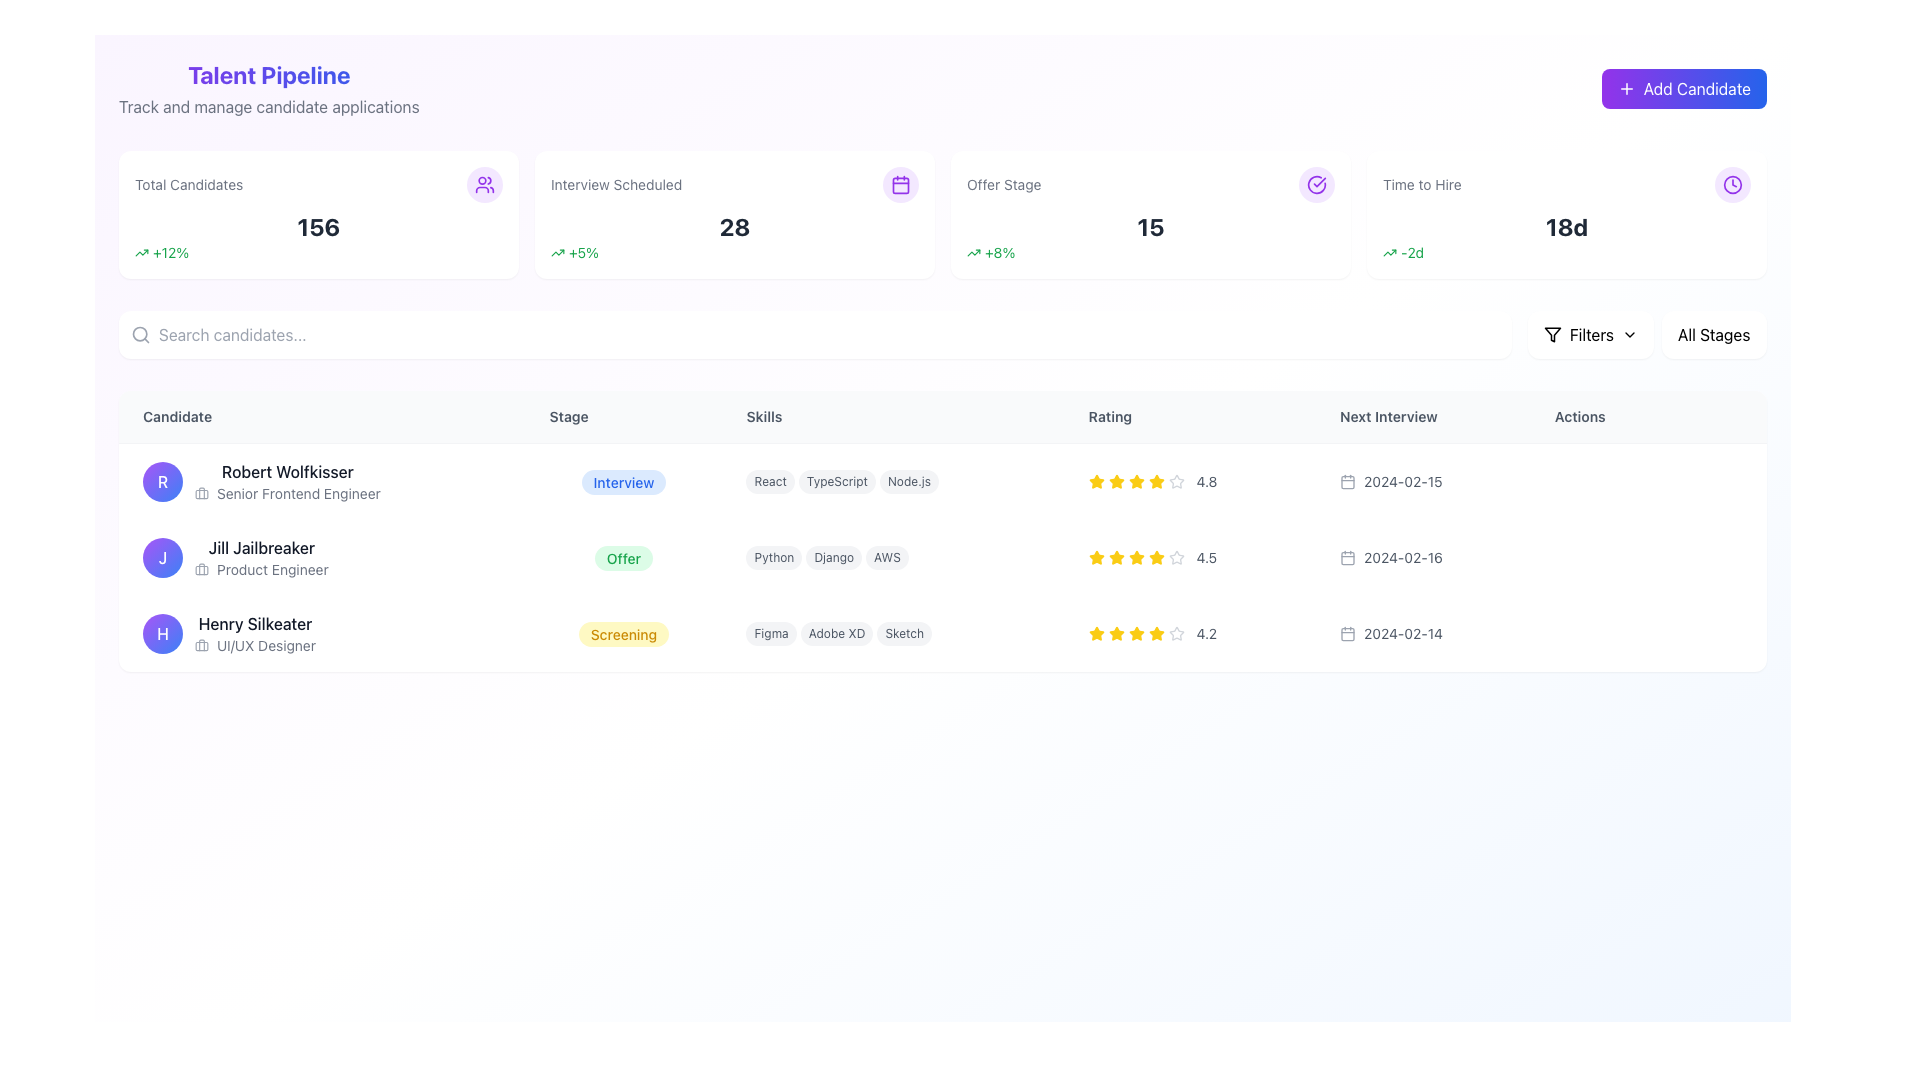 This screenshot has height=1080, width=1920. Describe the element at coordinates (1095, 481) in the screenshot. I see `the third yellow star in the 'Rating' column of the first candidate's row to rate` at that location.